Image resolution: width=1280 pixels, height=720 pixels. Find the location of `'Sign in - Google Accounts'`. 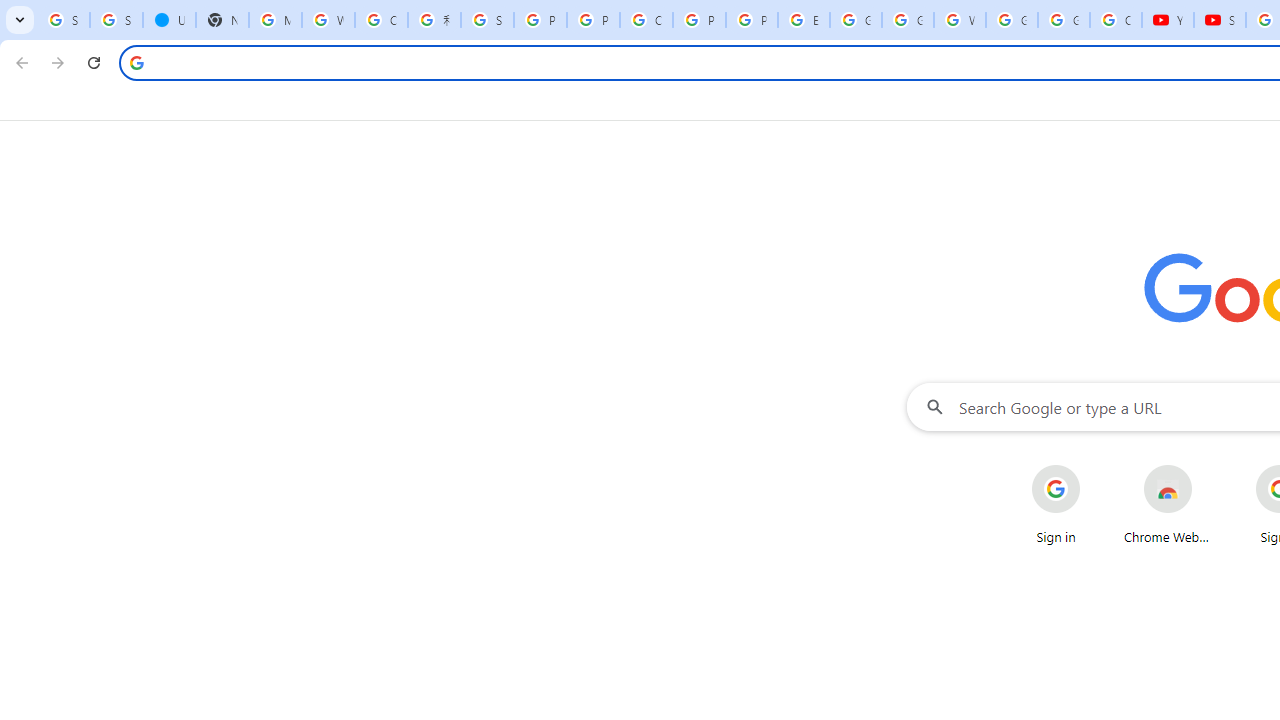

'Sign in - Google Accounts' is located at coordinates (115, 20).